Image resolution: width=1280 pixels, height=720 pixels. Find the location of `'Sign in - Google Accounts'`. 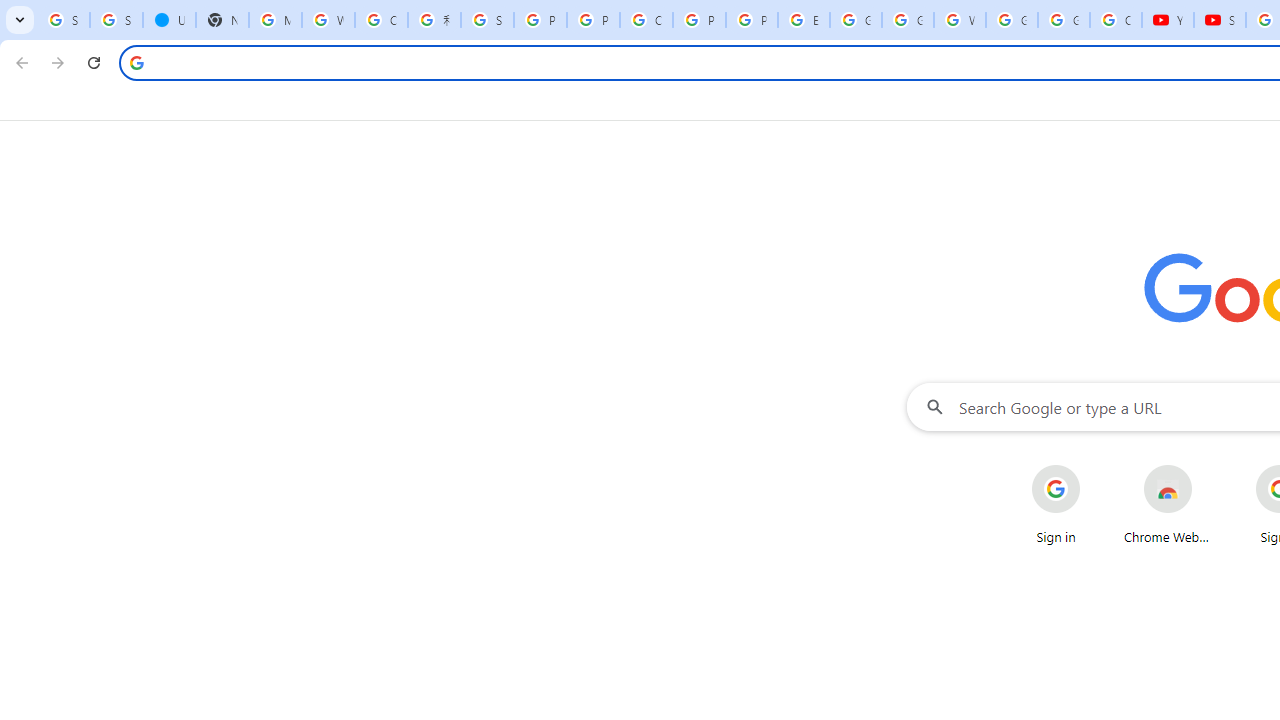

'Sign in - Google Accounts' is located at coordinates (115, 20).